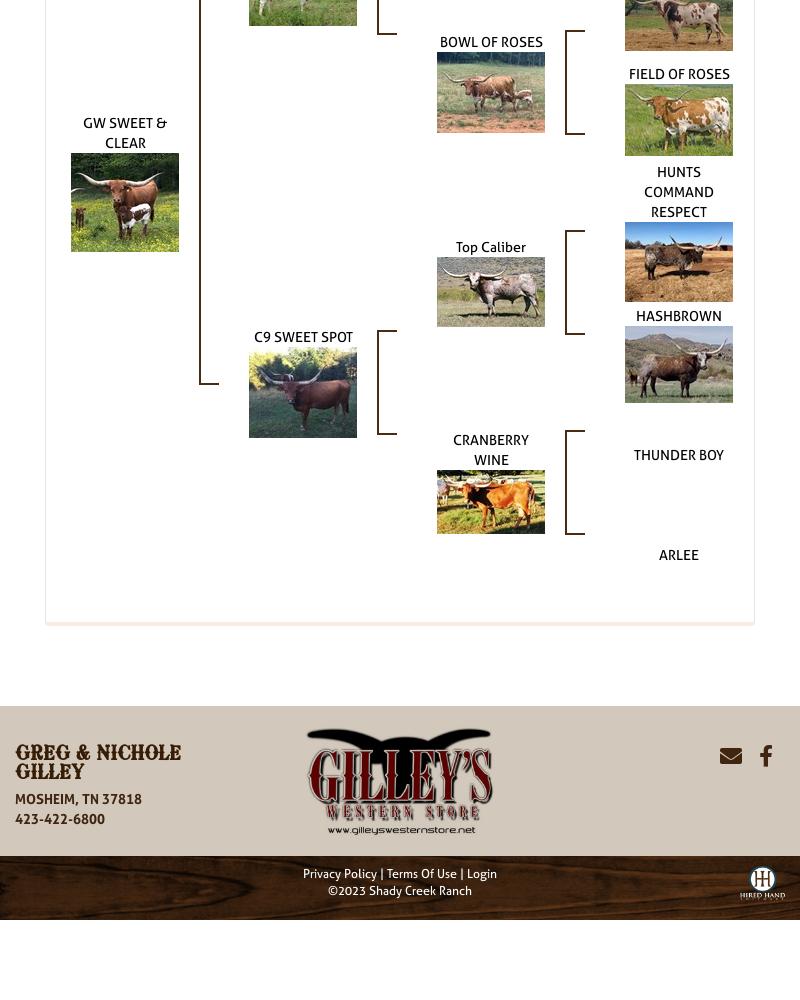  What do you see at coordinates (59, 817) in the screenshot?
I see `'423-422-6800'` at bounding box center [59, 817].